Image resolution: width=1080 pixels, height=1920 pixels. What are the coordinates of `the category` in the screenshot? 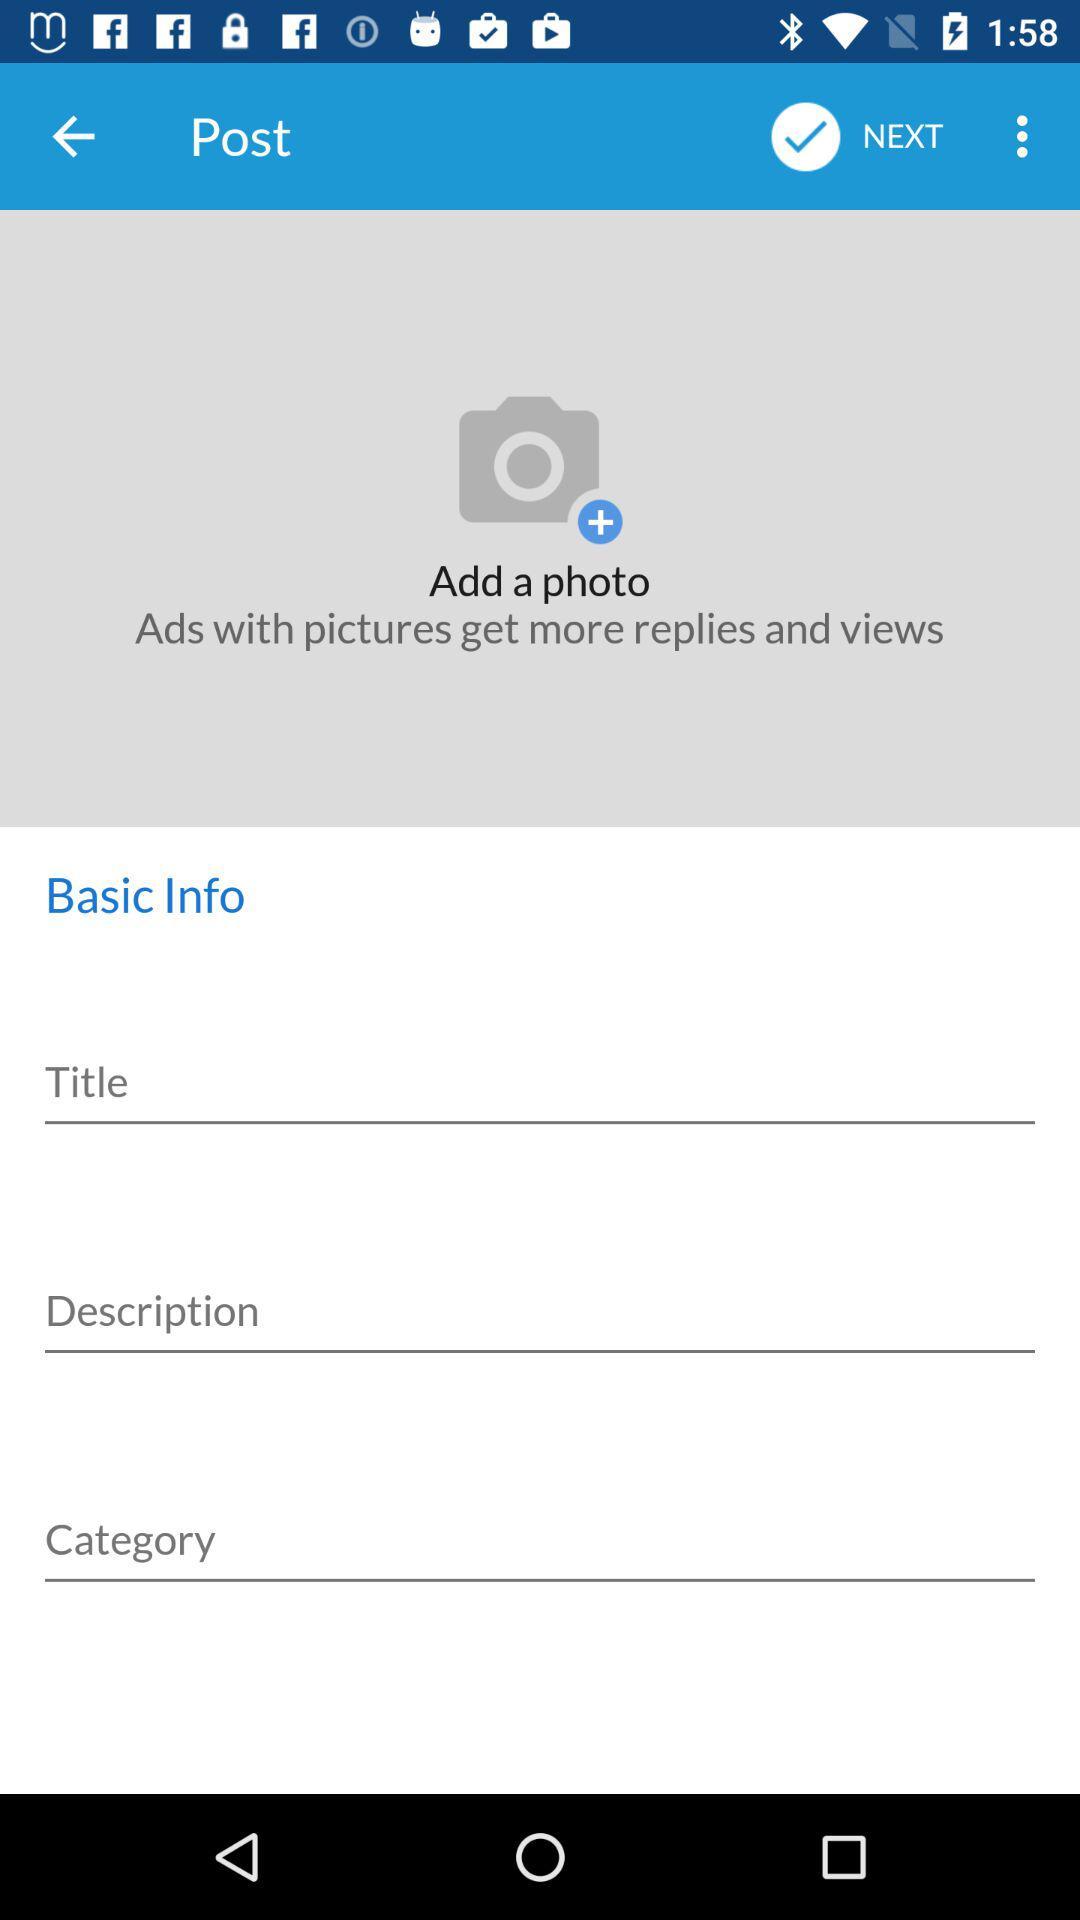 It's located at (540, 1516).